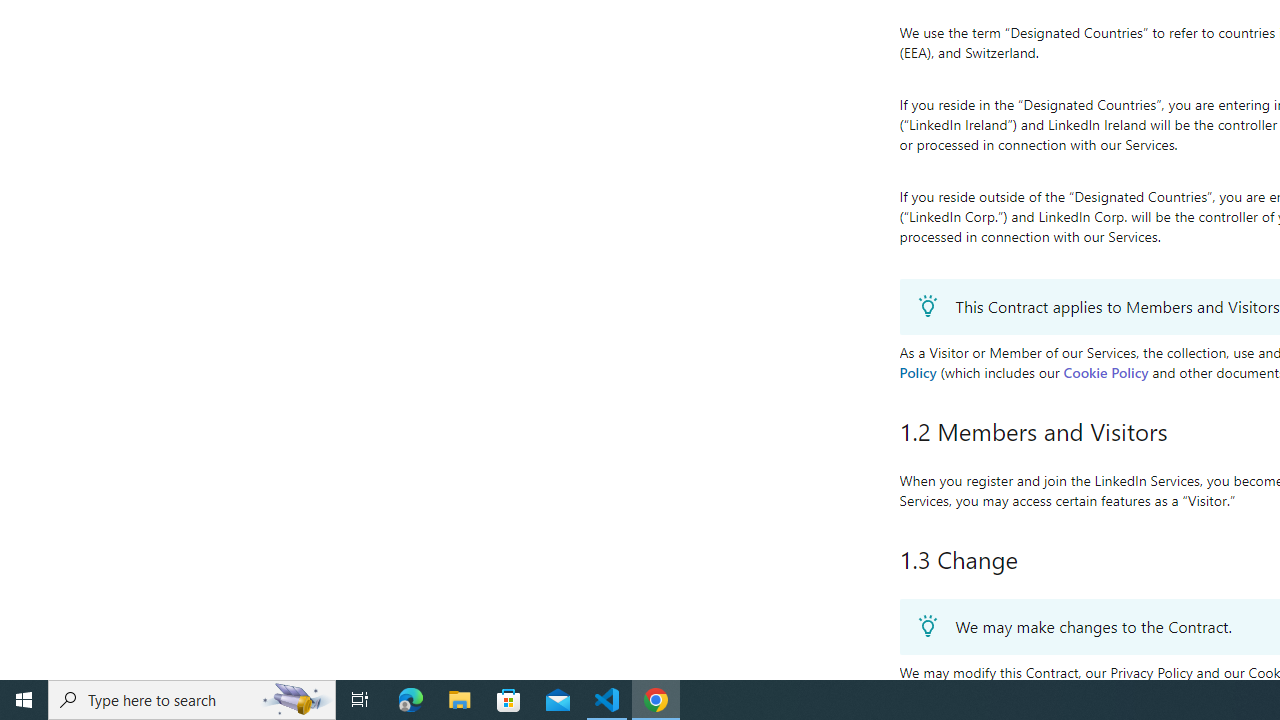  Describe the element at coordinates (1104, 372) in the screenshot. I see `'Cookie Policy'` at that location.